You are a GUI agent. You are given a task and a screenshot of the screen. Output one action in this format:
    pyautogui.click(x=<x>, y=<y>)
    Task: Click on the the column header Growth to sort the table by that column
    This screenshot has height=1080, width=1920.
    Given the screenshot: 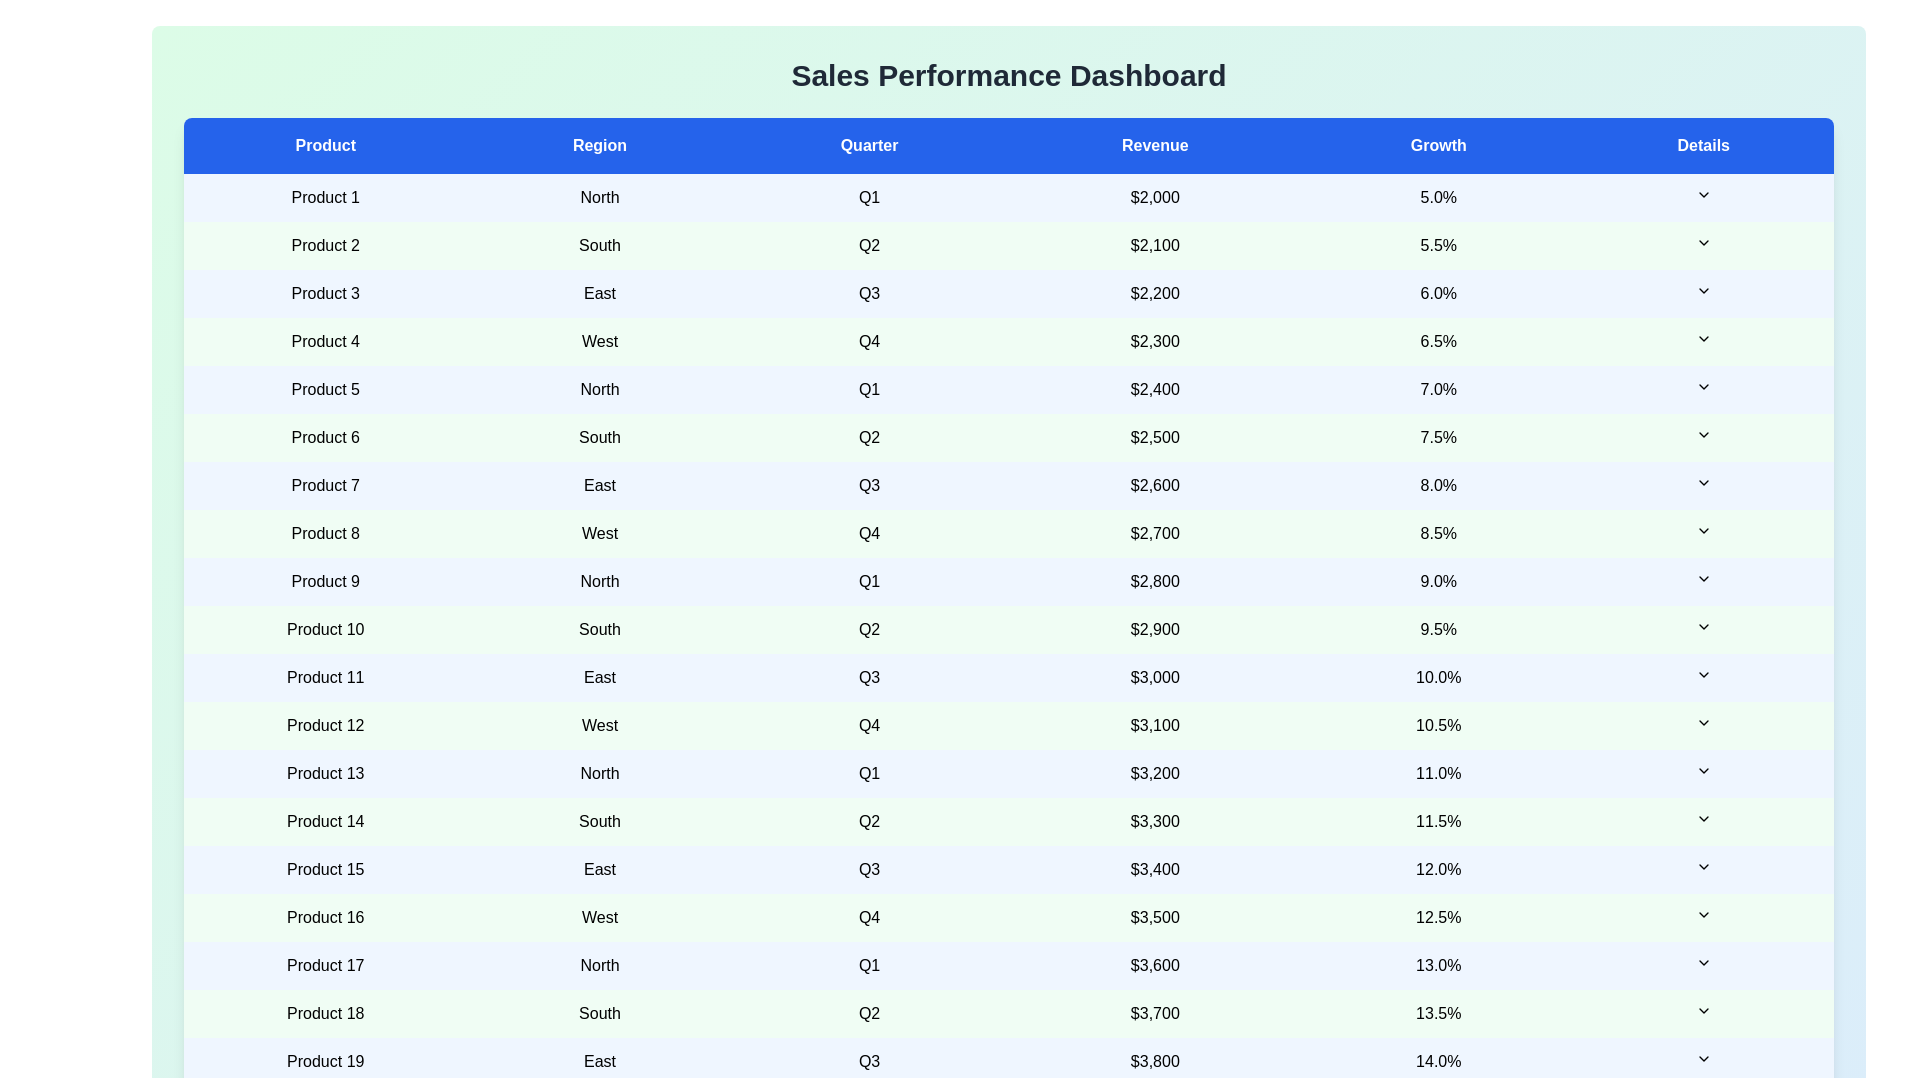 What is the action you would take?
    pyautogui.click(x=1437, y=145)
    